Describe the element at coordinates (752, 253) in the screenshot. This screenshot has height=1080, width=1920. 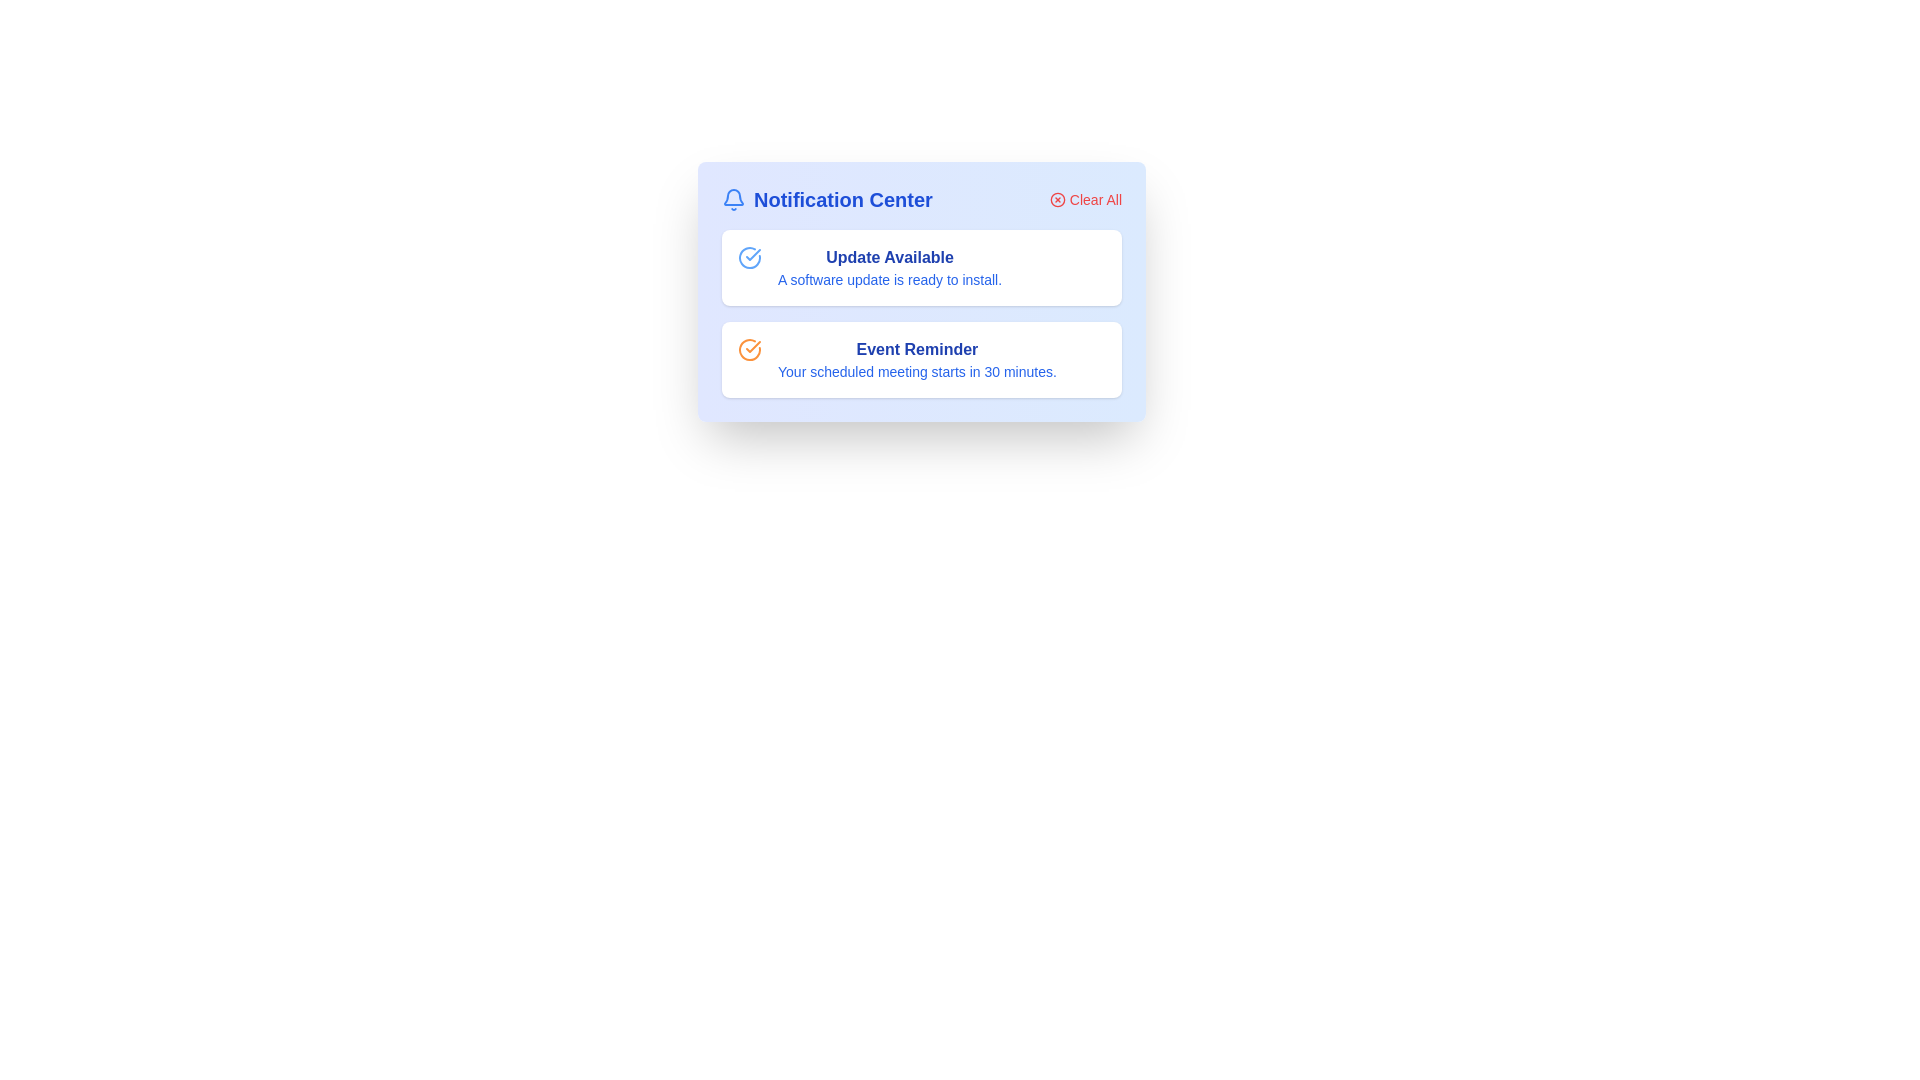
I see `the circular icon indicating successful completion, which is located to the left of the 'Event Reminder' text in the notification interface` at that location.